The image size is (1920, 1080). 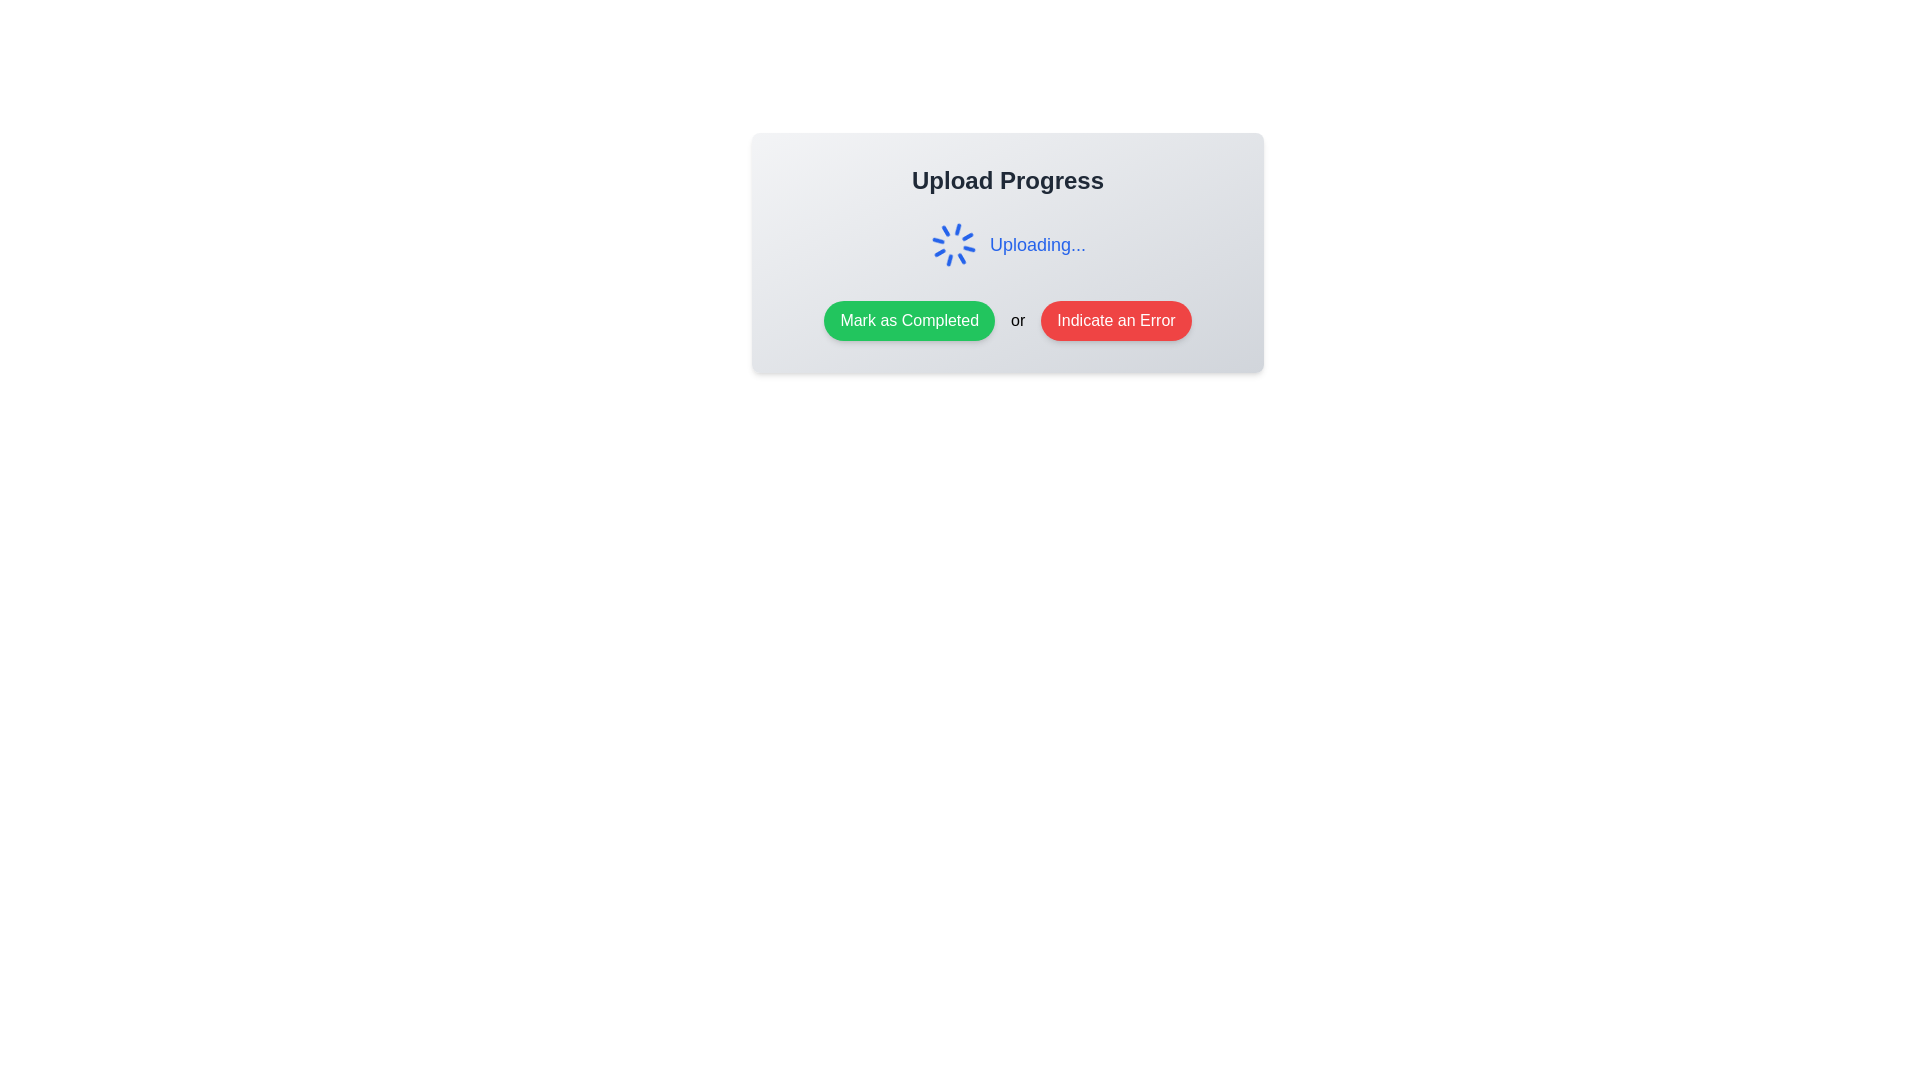 What do you see at coordinates (1037, 244) in the screenshot?
I see `the text label displaying 'Uploading...' in bold blue font, located to the right of the rotating loader icon in the 'Upload Progress' modal` at bounding box center [1037, 244].